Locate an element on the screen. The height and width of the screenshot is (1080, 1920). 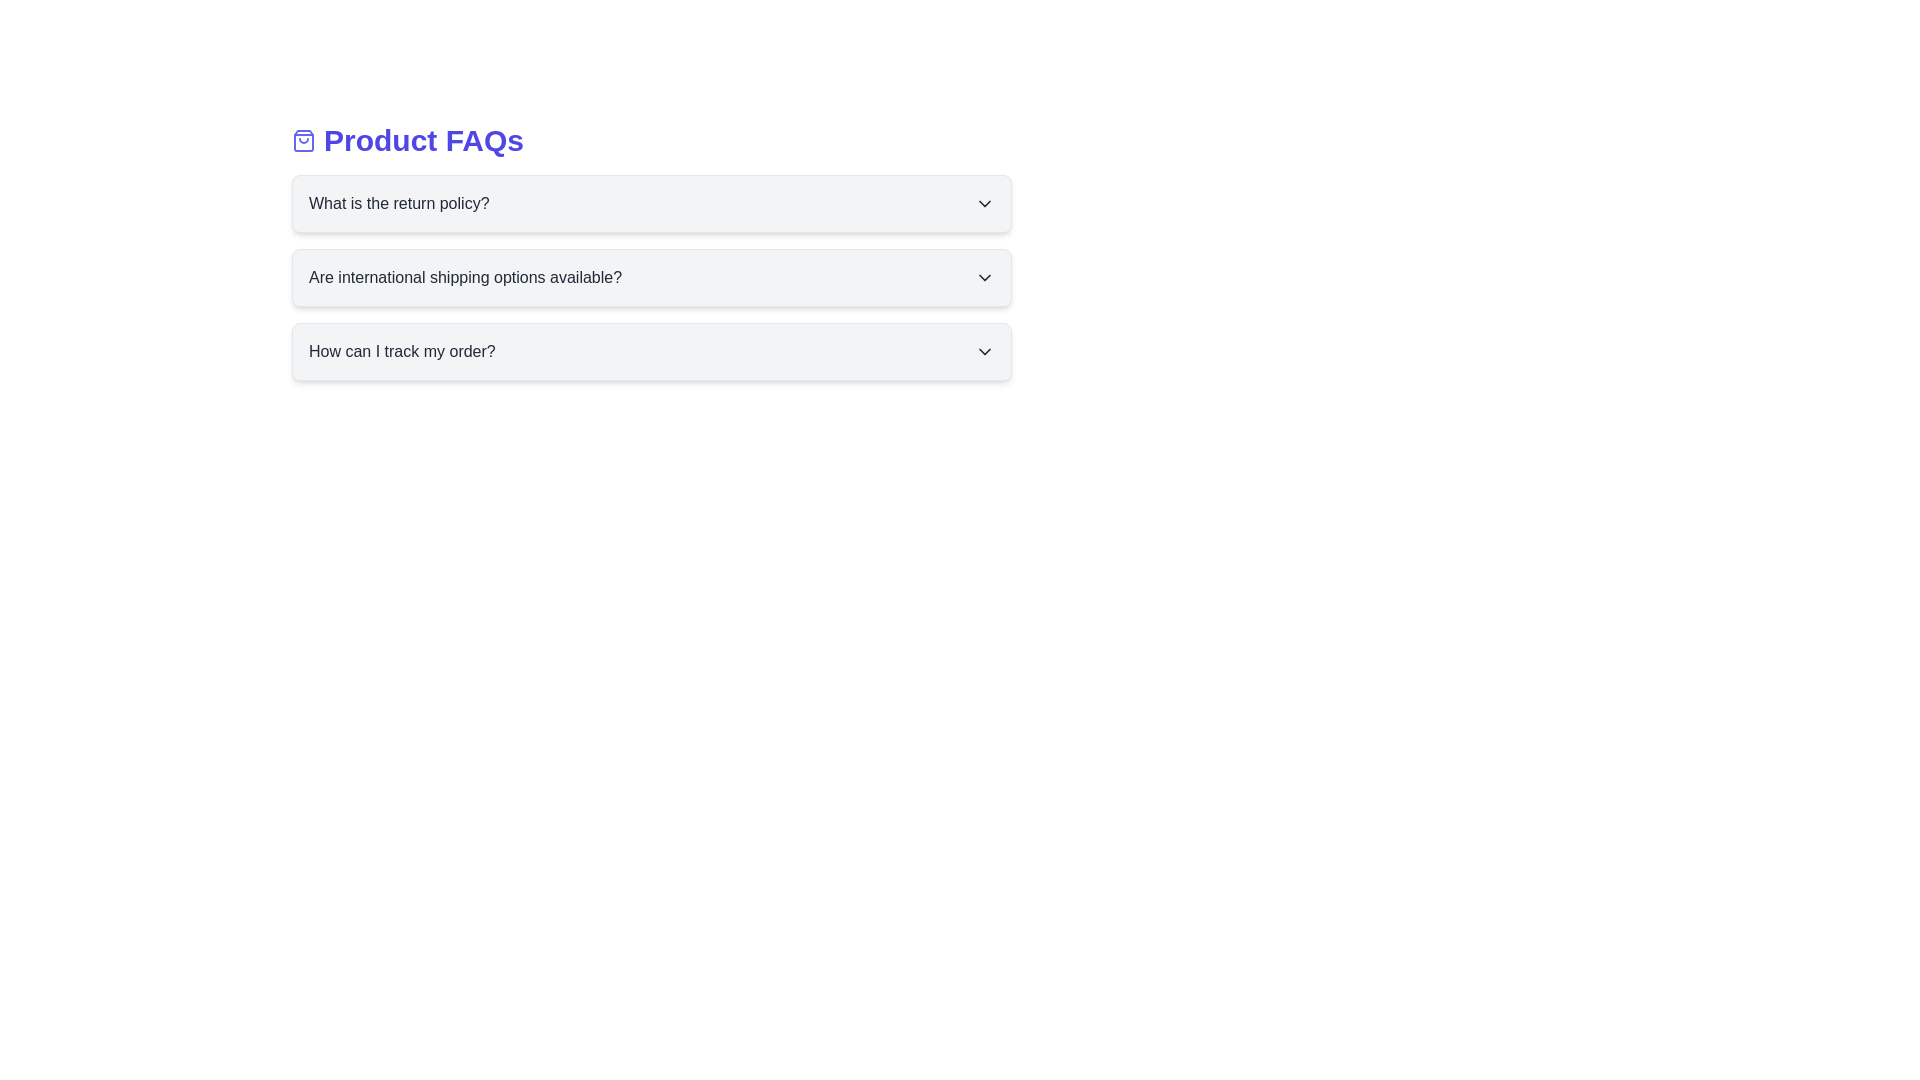
the text label that asks 'Are international shipping options available?' is located at coordinates (464, 277).